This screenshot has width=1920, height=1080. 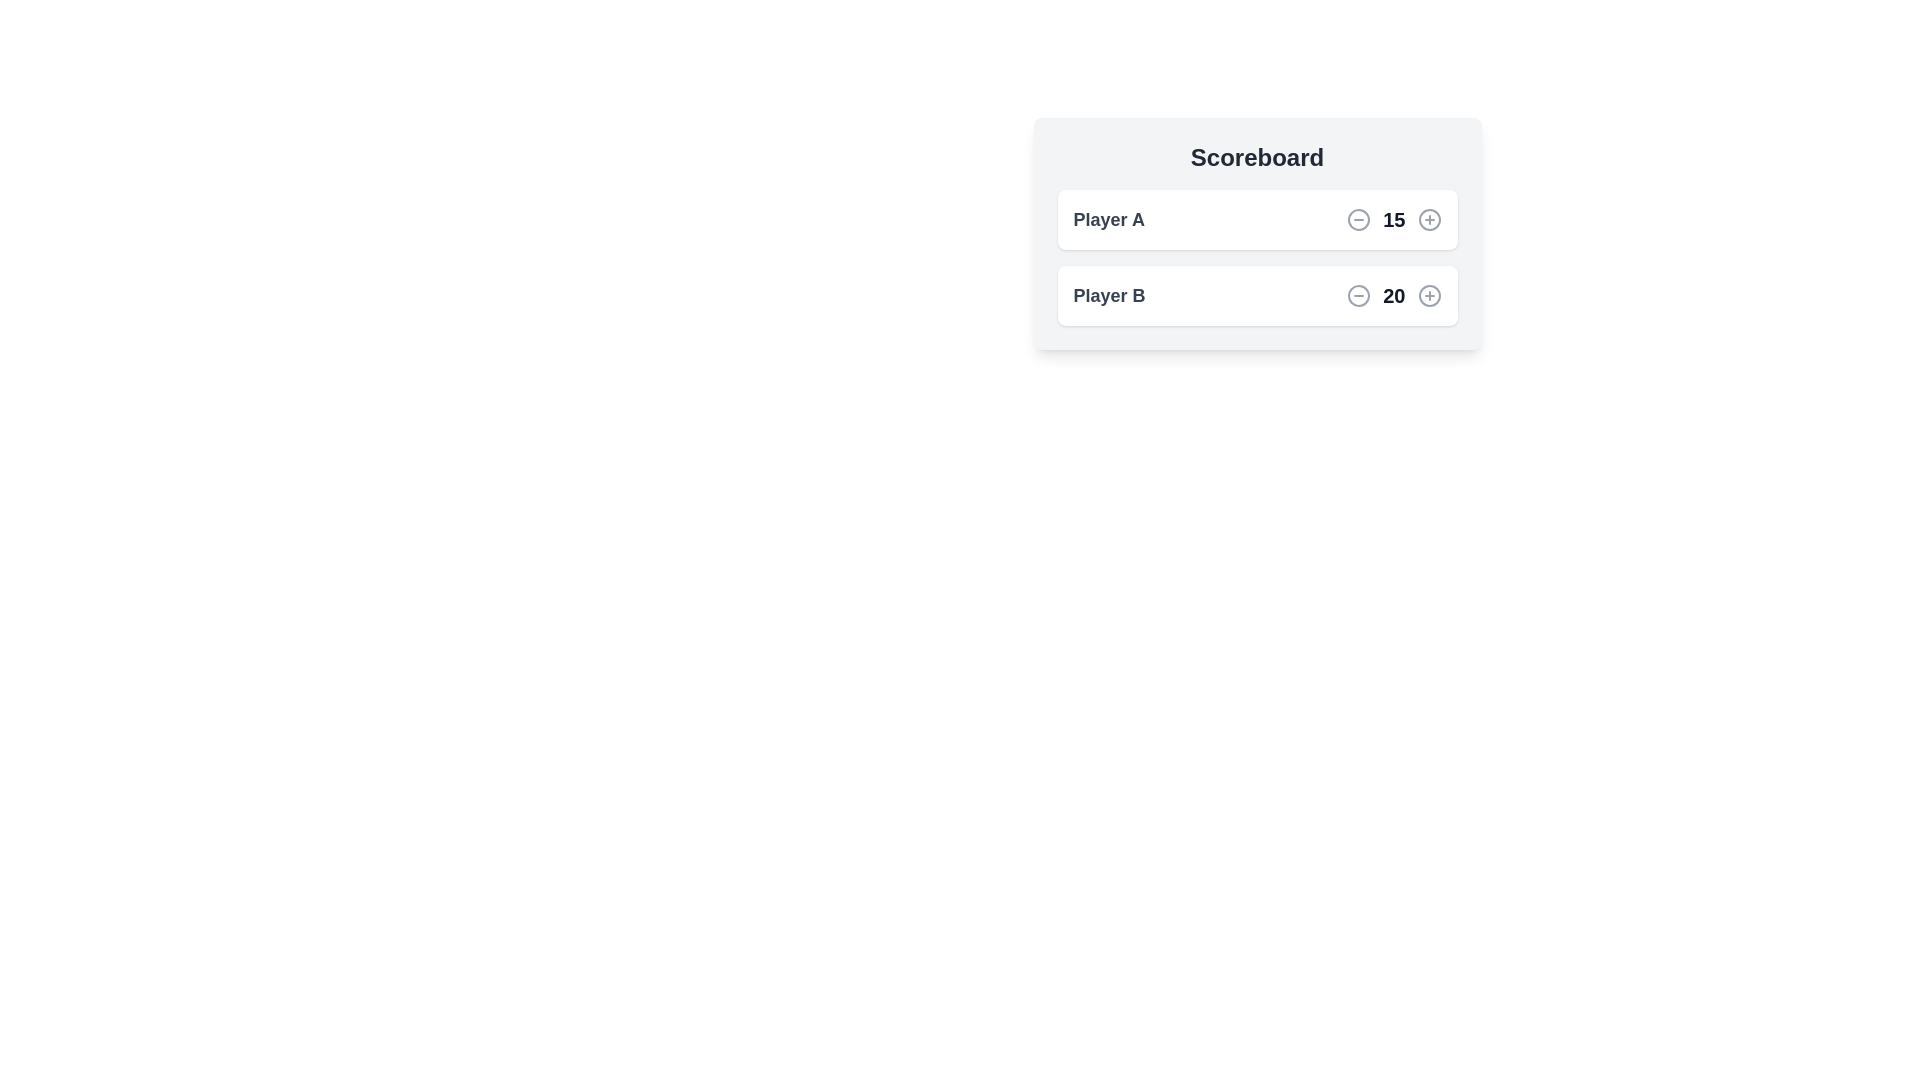 What do you see at coordinates (1358, 219) in the screenshot?
I see `the decrement button located in the first row under the 'Scoreboard' header, next to the 'Player A' label, to decrease the score` at bounding box center [1358, 219].